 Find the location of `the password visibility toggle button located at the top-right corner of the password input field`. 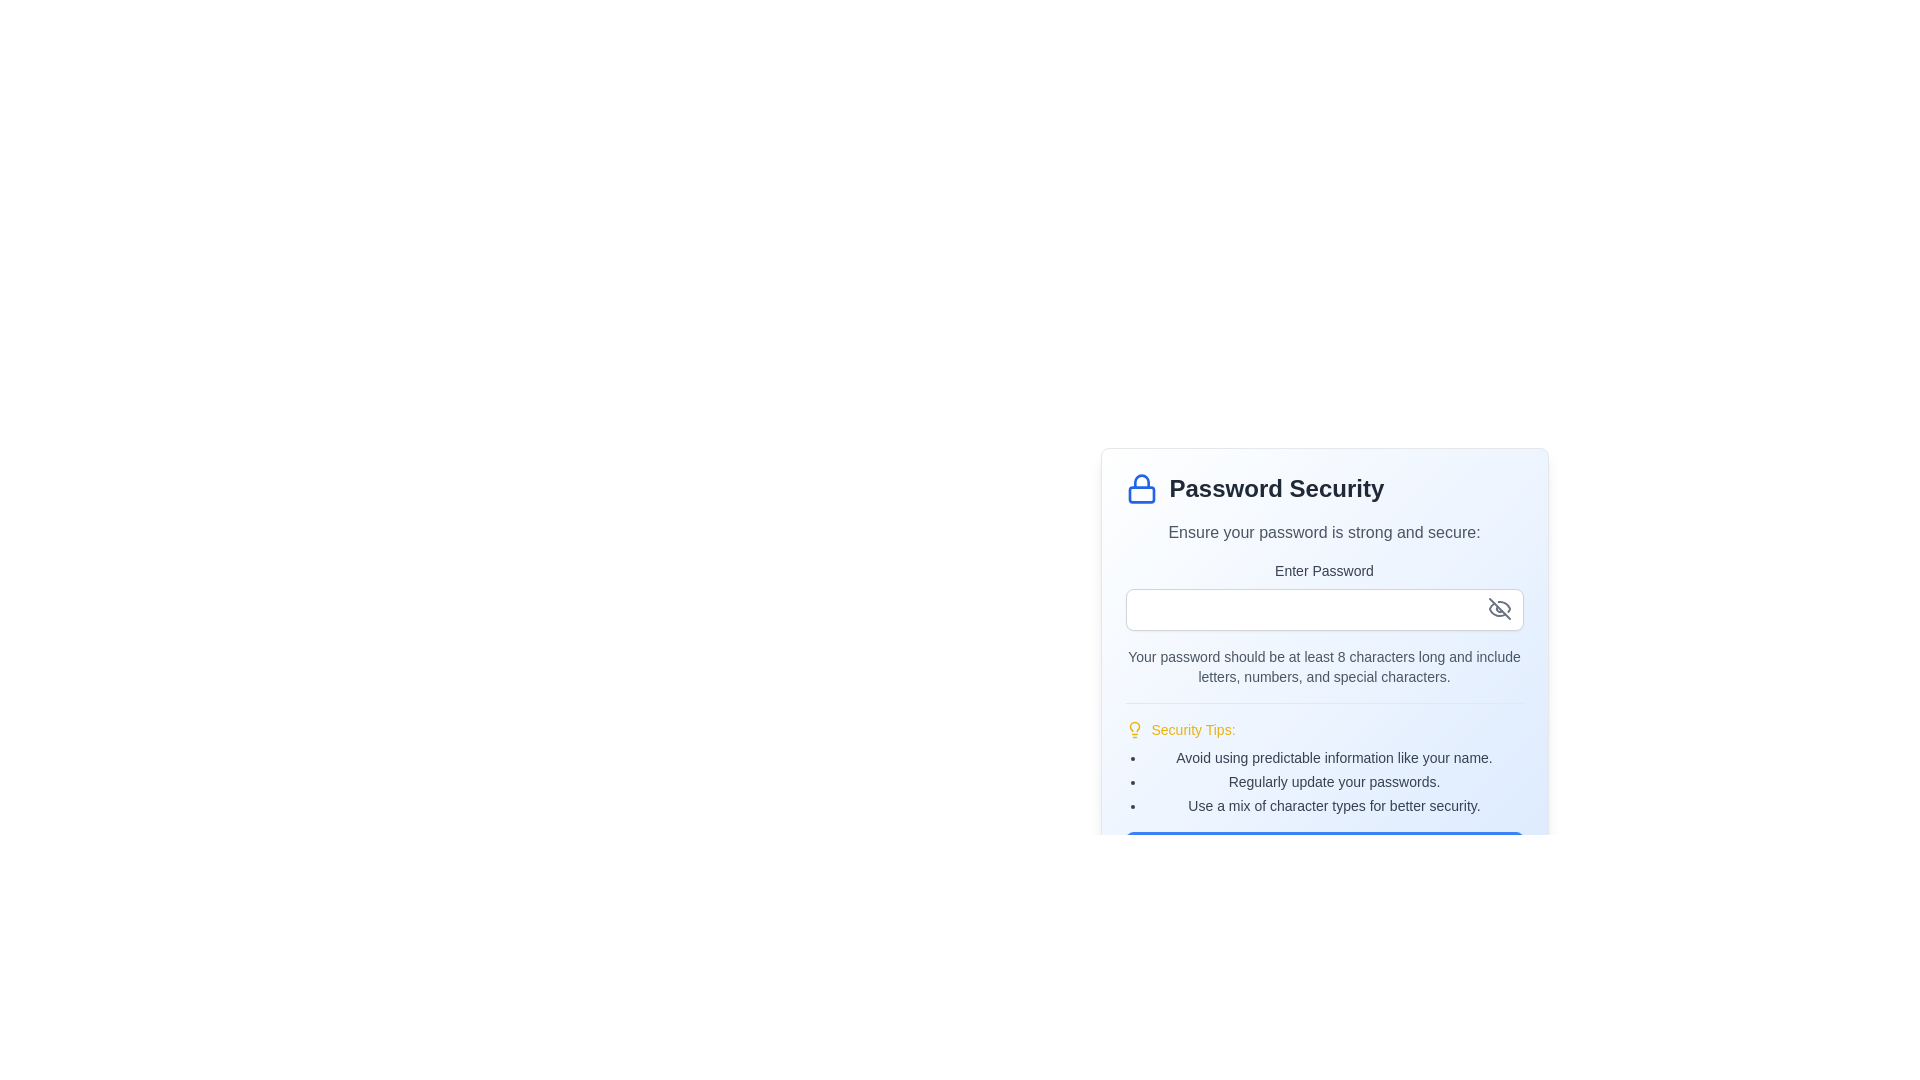

the password visibility toggle button located at the top-right corner of the password input field is located at coordinates (1499, 608).